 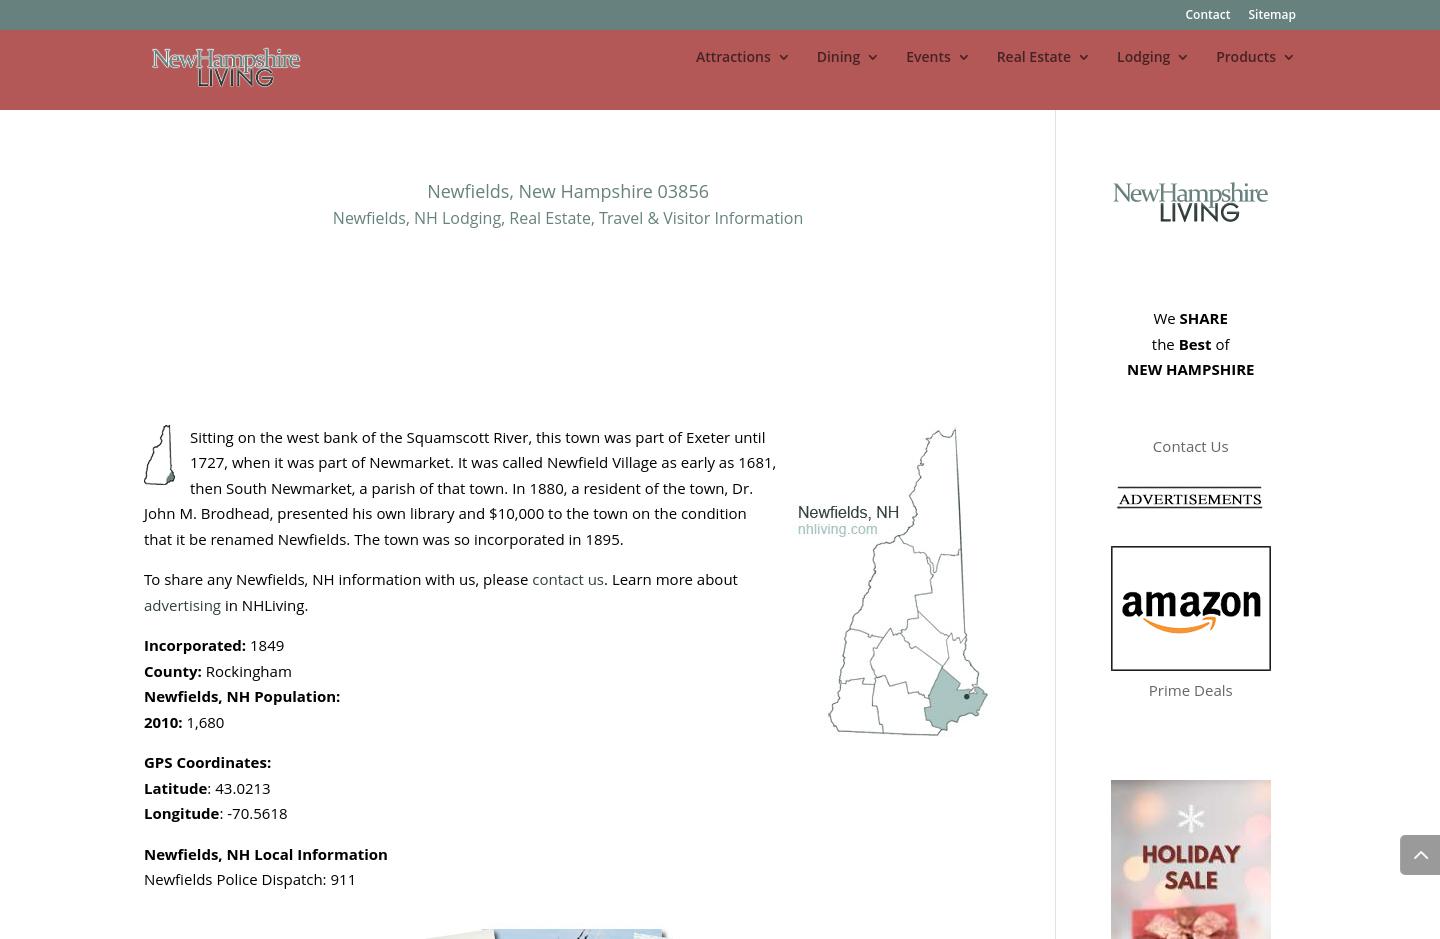 What do you see at coordinates (196, 643) in the screenshot?
I see `'Incorporated:'` at bounding box center [196, 643].